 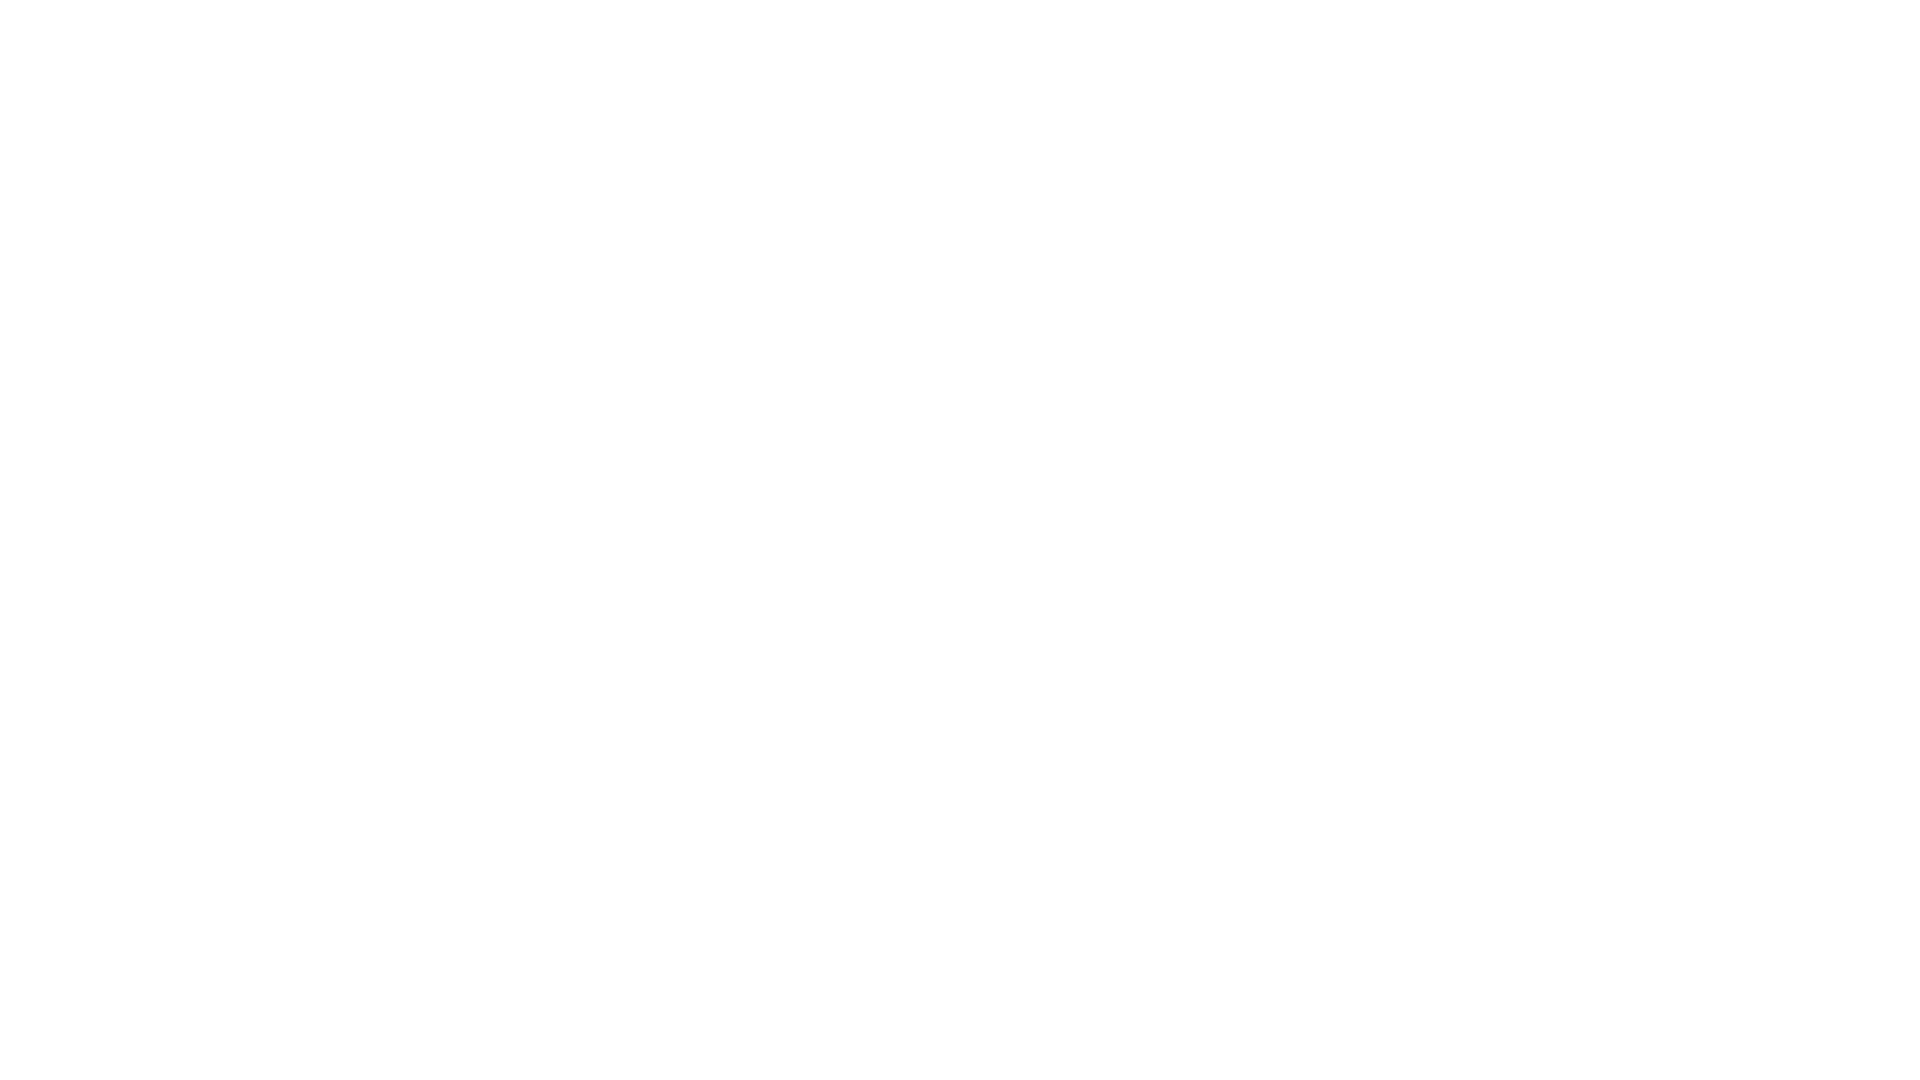 I want to click on Play, so click(x=254, y=268).